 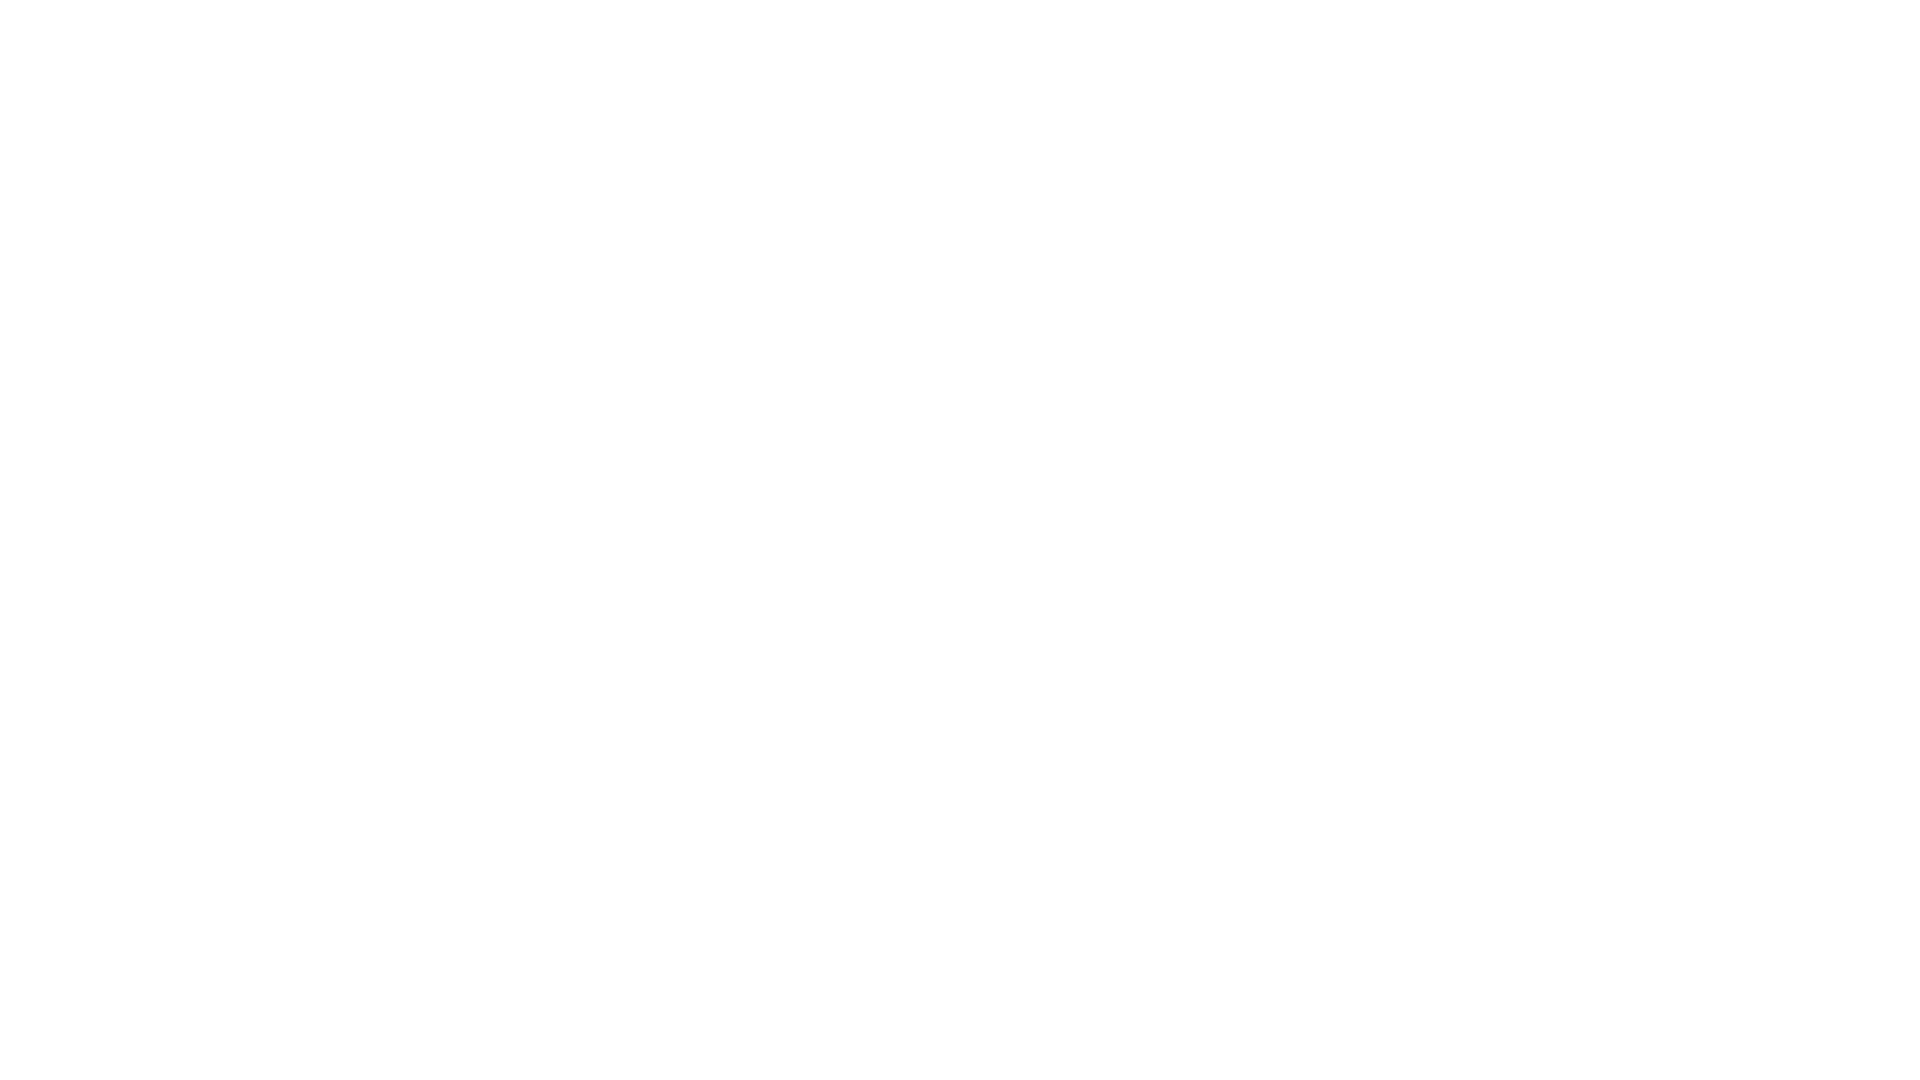 I want to click on Play, so click(x=254, y=268).